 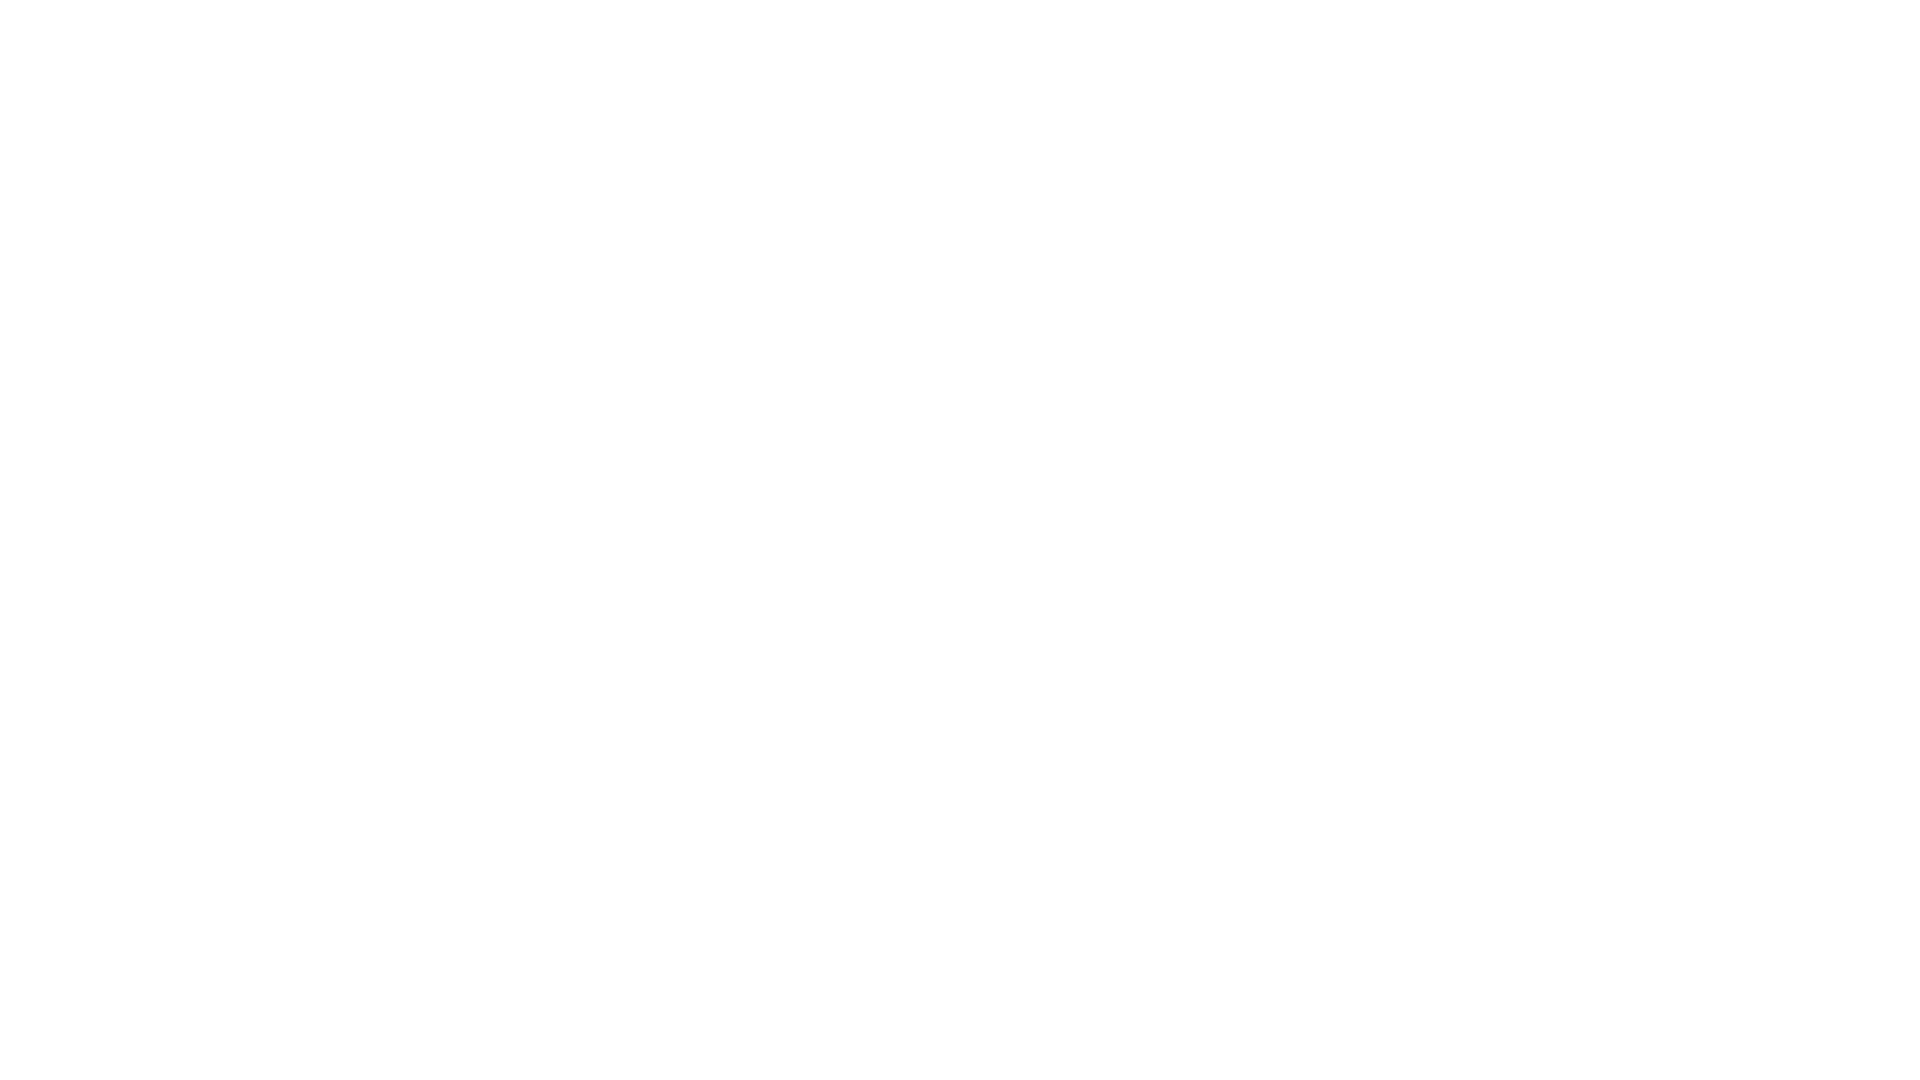 I want to click on Play, so click(x=254, y=268).